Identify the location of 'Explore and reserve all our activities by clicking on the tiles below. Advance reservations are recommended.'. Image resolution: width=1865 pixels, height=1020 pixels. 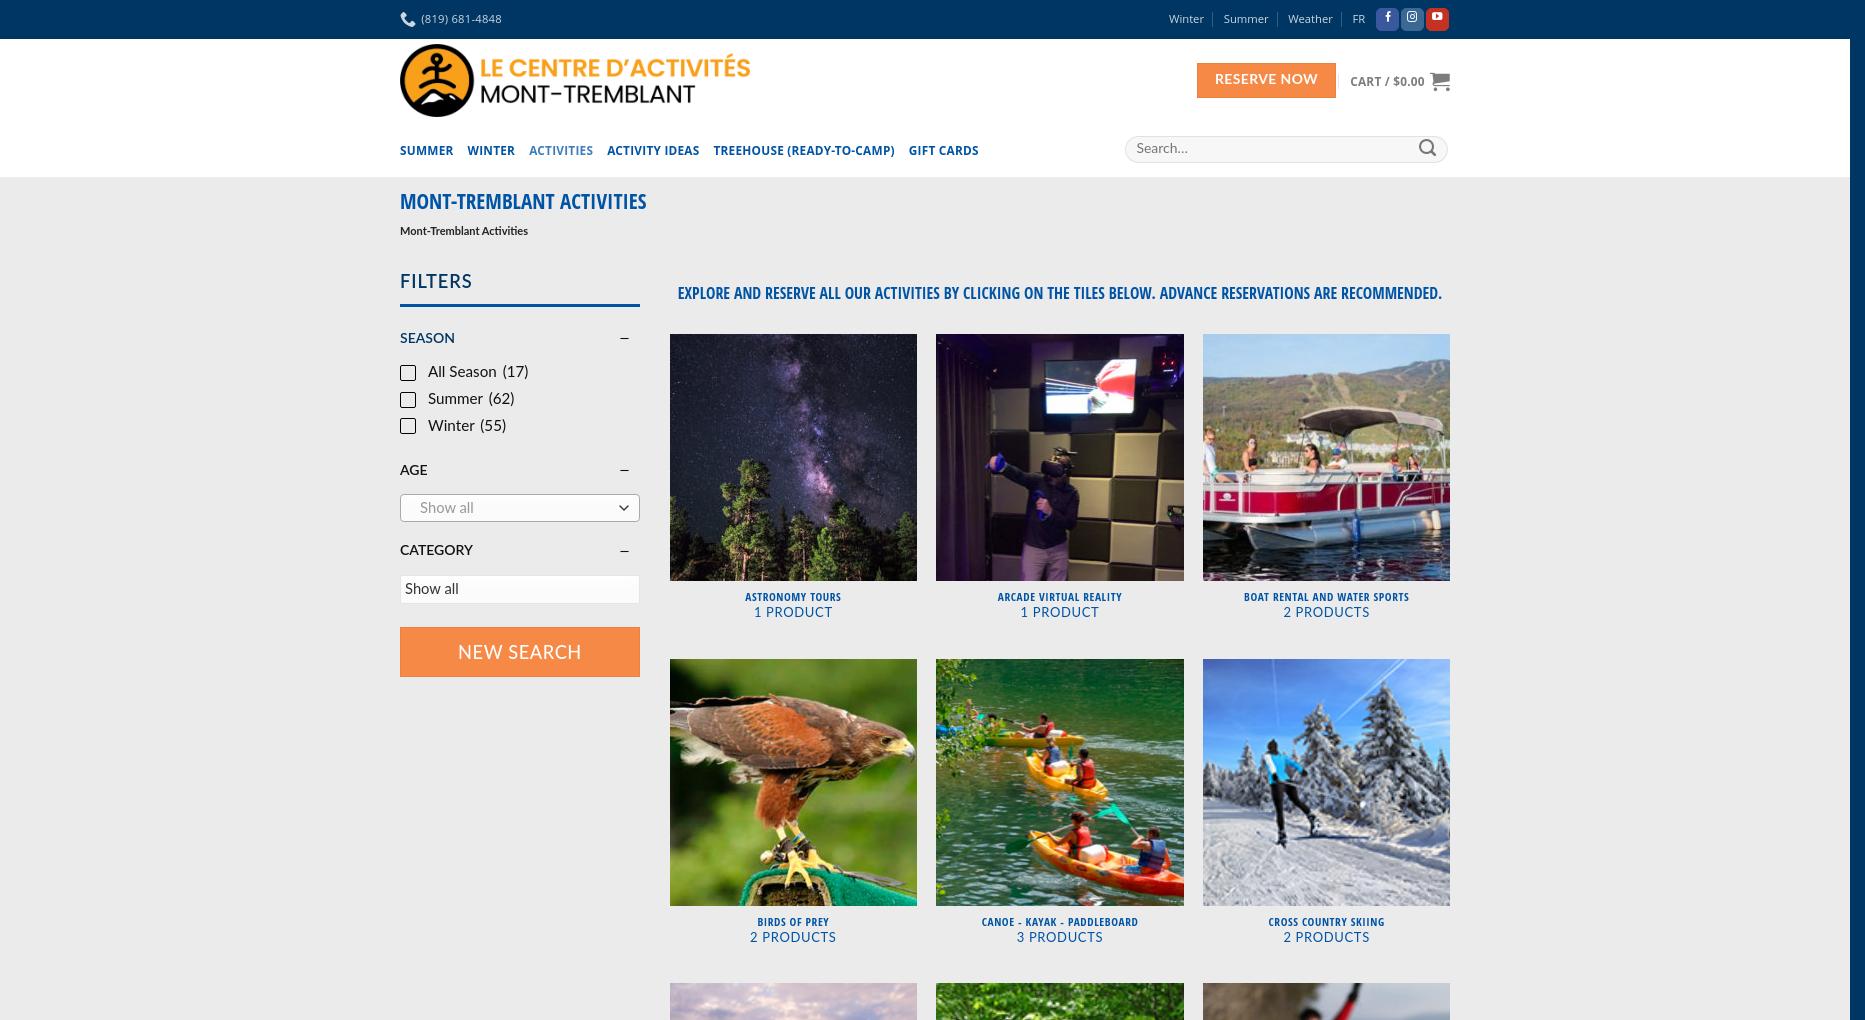
(1059, 292).